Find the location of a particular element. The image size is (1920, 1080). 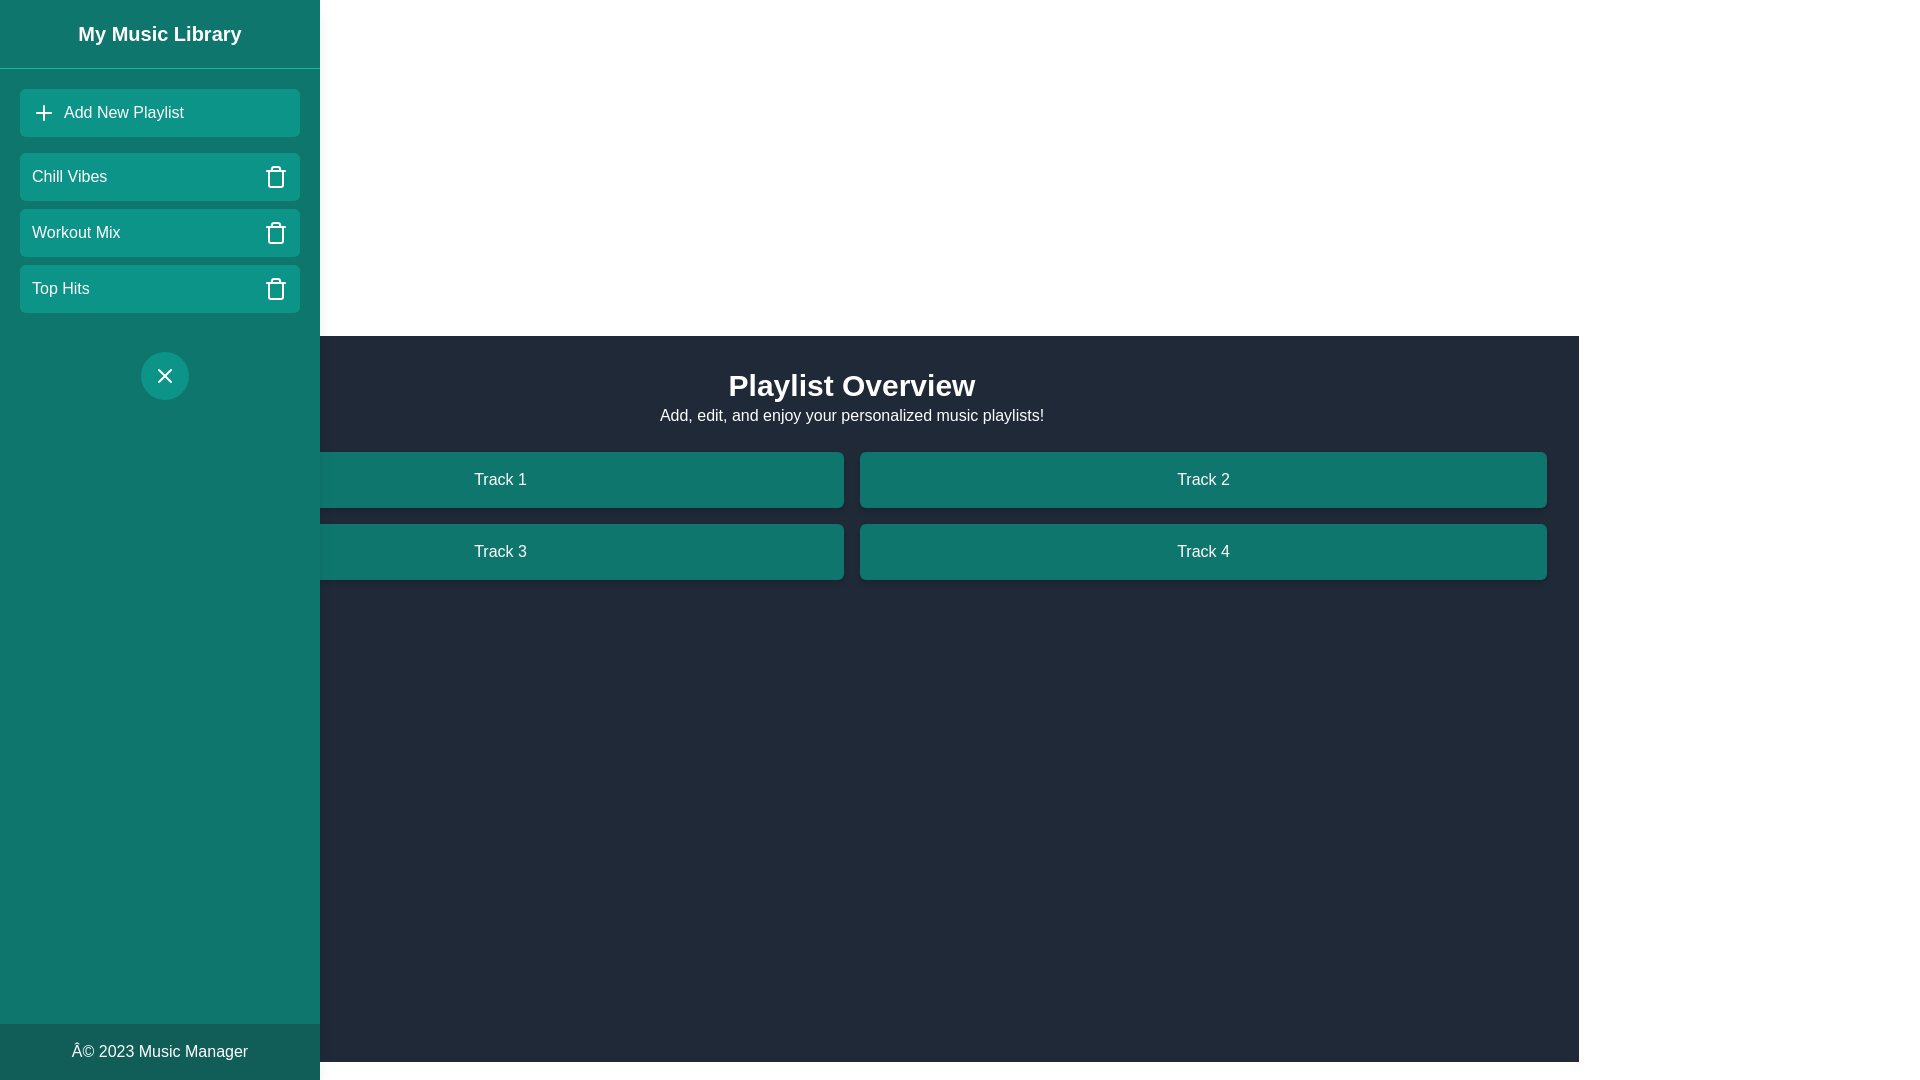

the teal-colored button labeled 'Track 4' to trigger the hover effect is located at coordinates (1202, 551).